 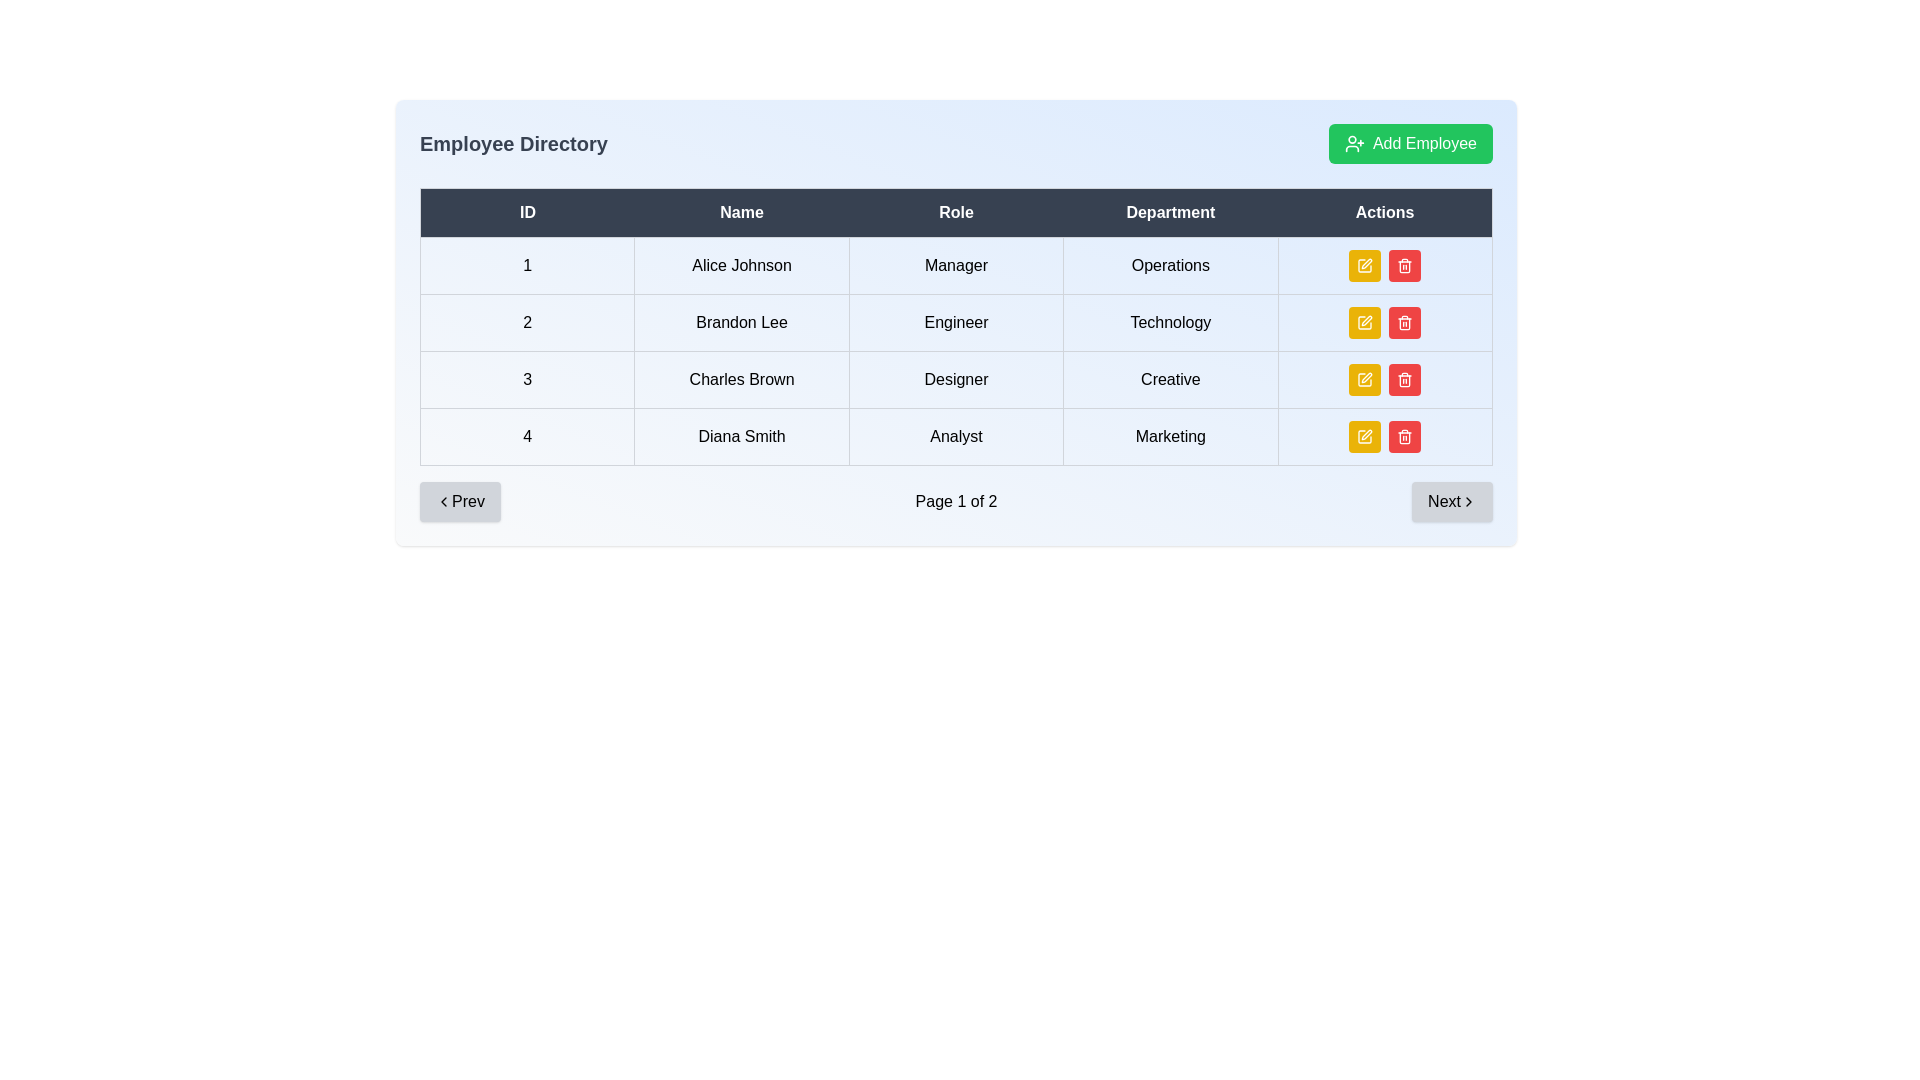 What do you see at coordinates (955, 380) in the screenshot?
I see `the third row of the employee directory table containing the ID '3', Name 'Charles Brown', Role 'Designer', and Department 'Creative' to edit the record` at bounding box center [955, 380].